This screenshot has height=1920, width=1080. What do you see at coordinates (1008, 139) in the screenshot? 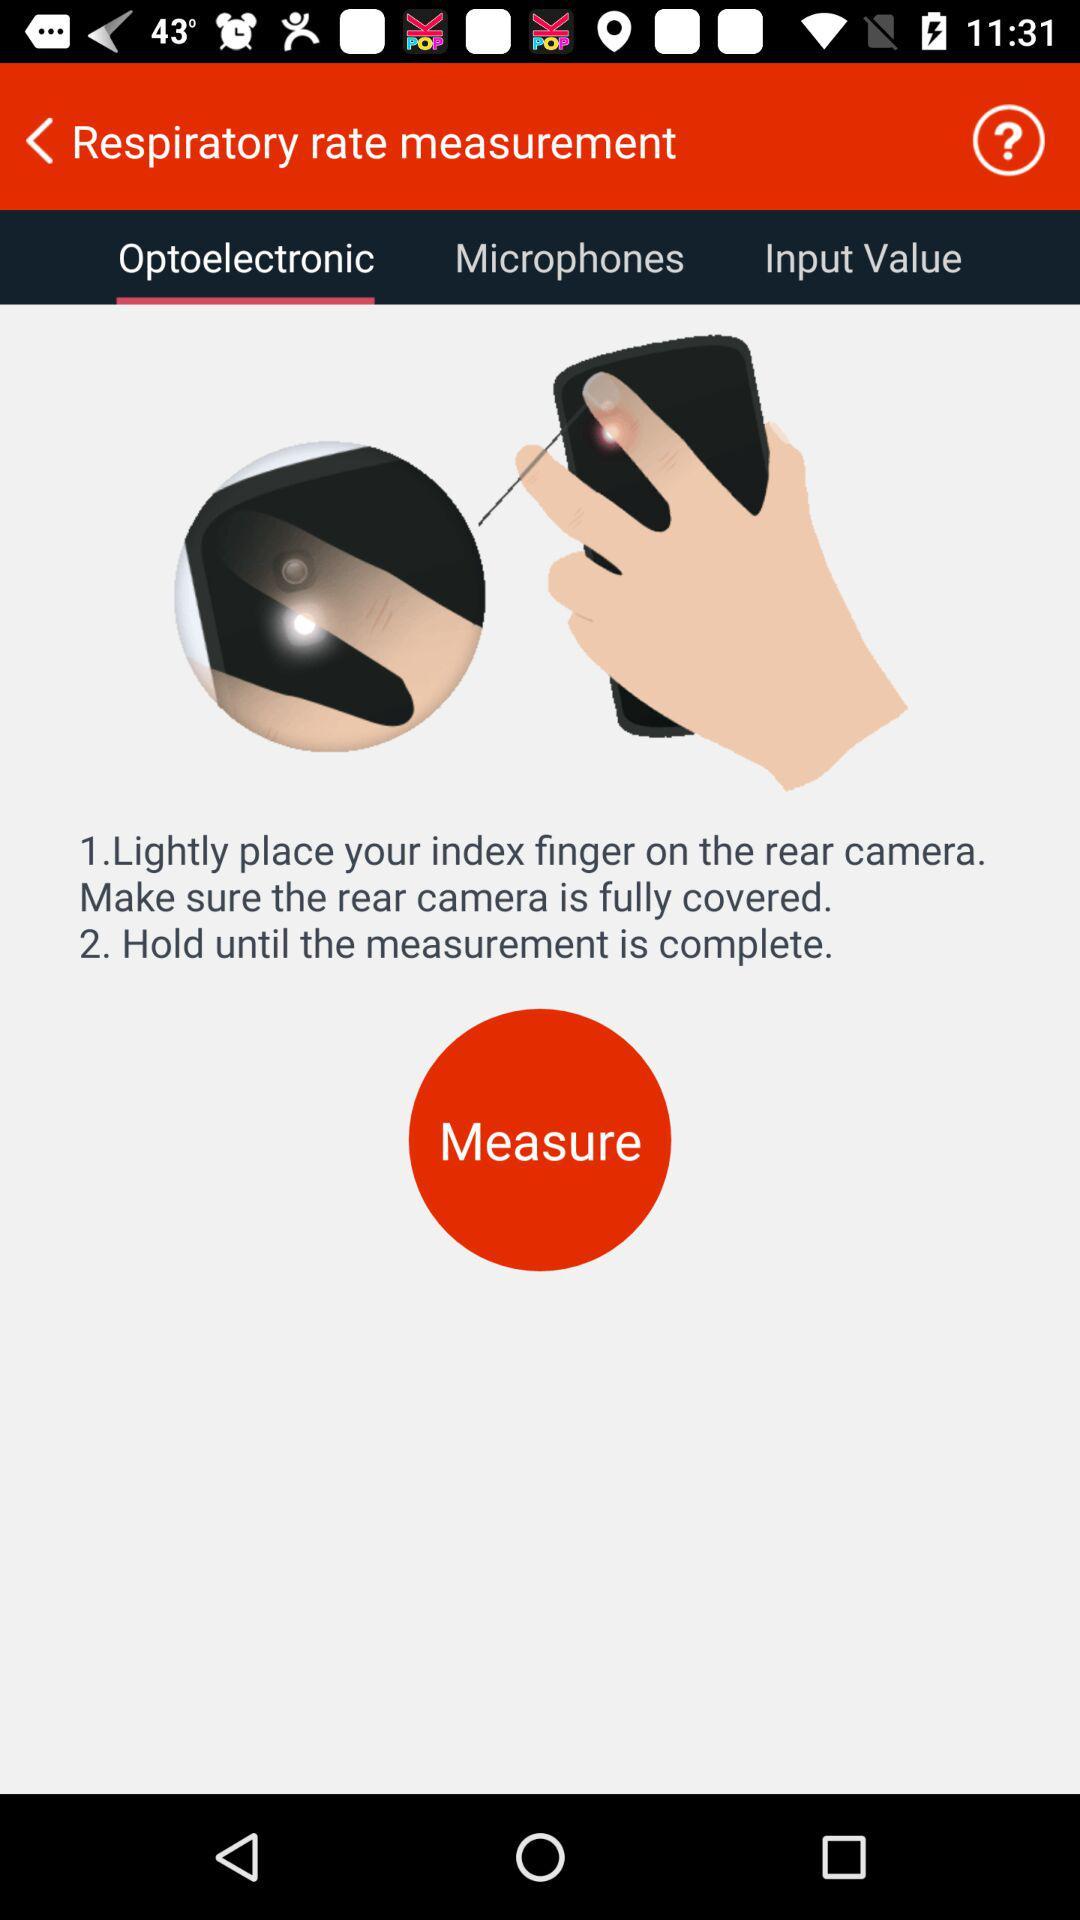
I see `question mark` at bounding box center [1008, 139].